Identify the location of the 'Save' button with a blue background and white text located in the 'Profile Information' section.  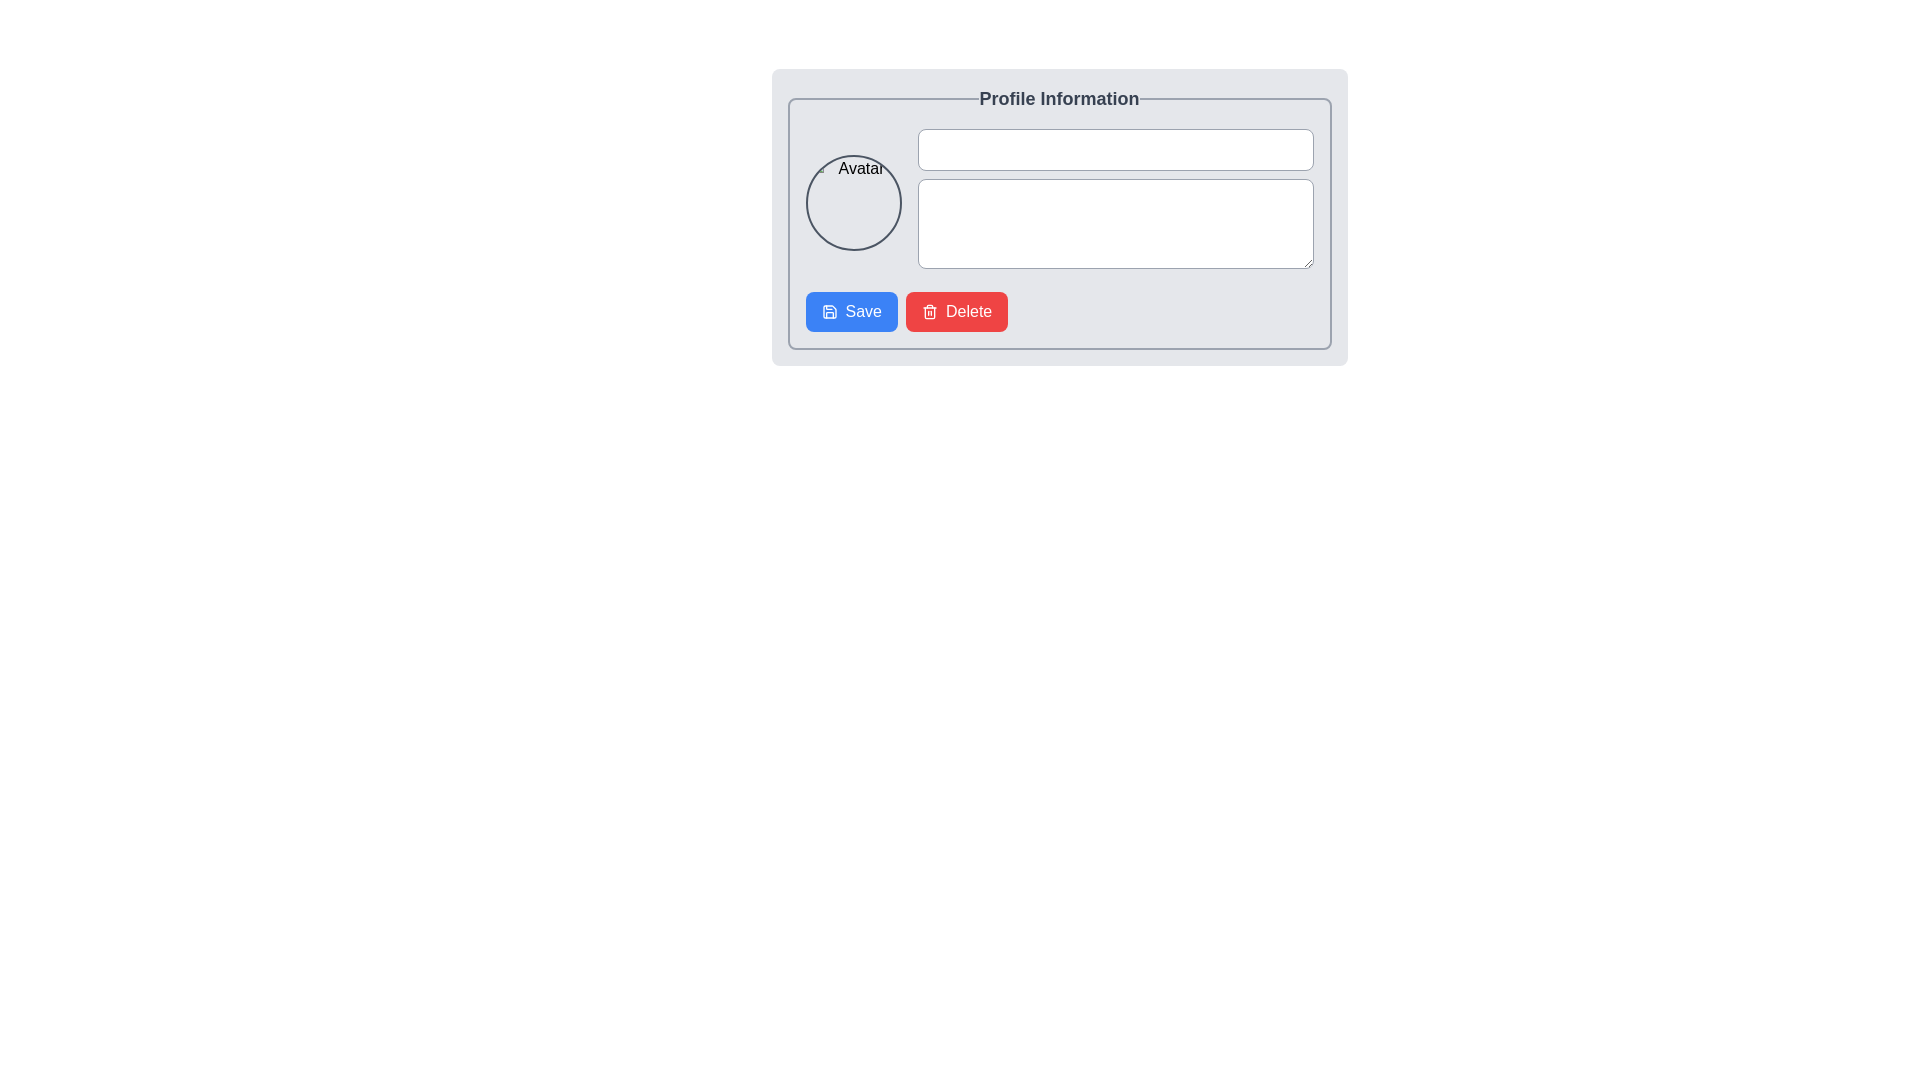
(851, 312).